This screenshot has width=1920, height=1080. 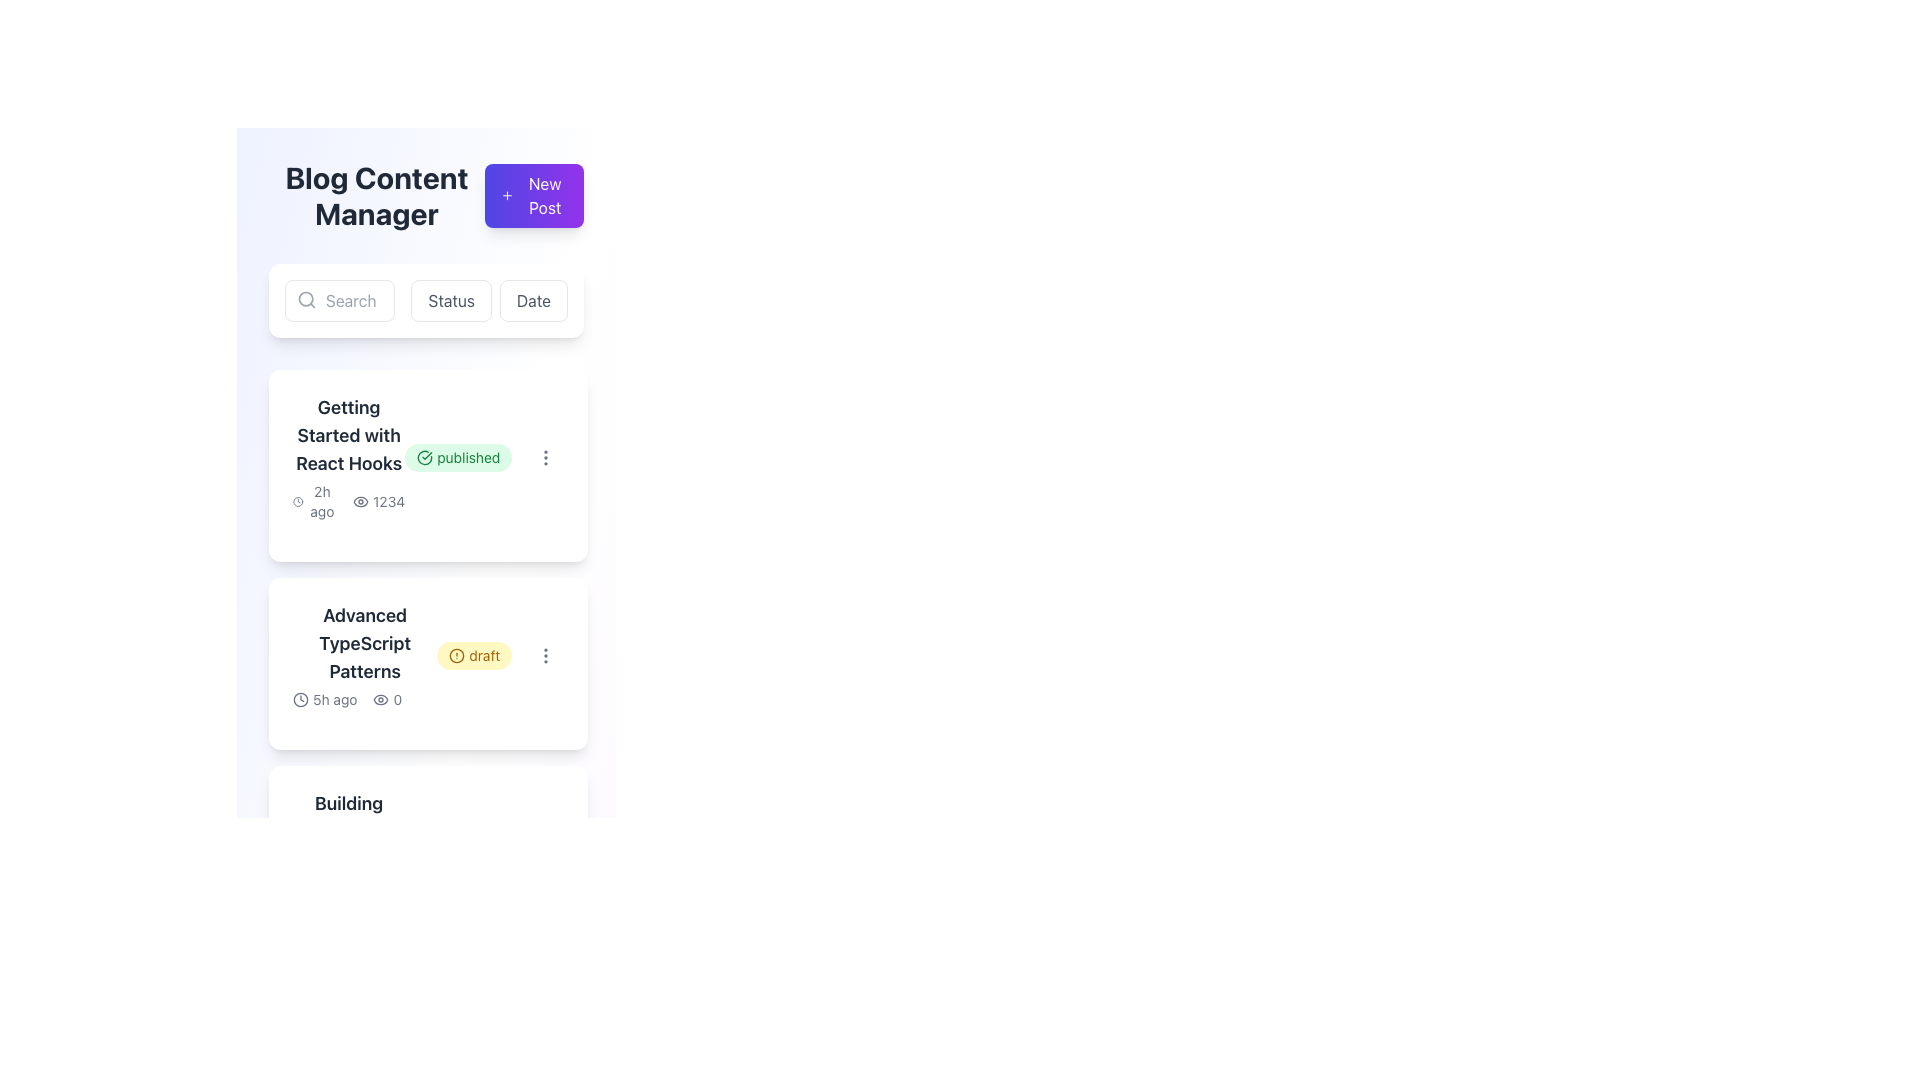 I want to click on the 'New Post' button, which has a gradient background from indigo to purple and contains white text with a plus icon, located at the top right corner next to 'Blog Content Manager', so click(x=534, y=196).